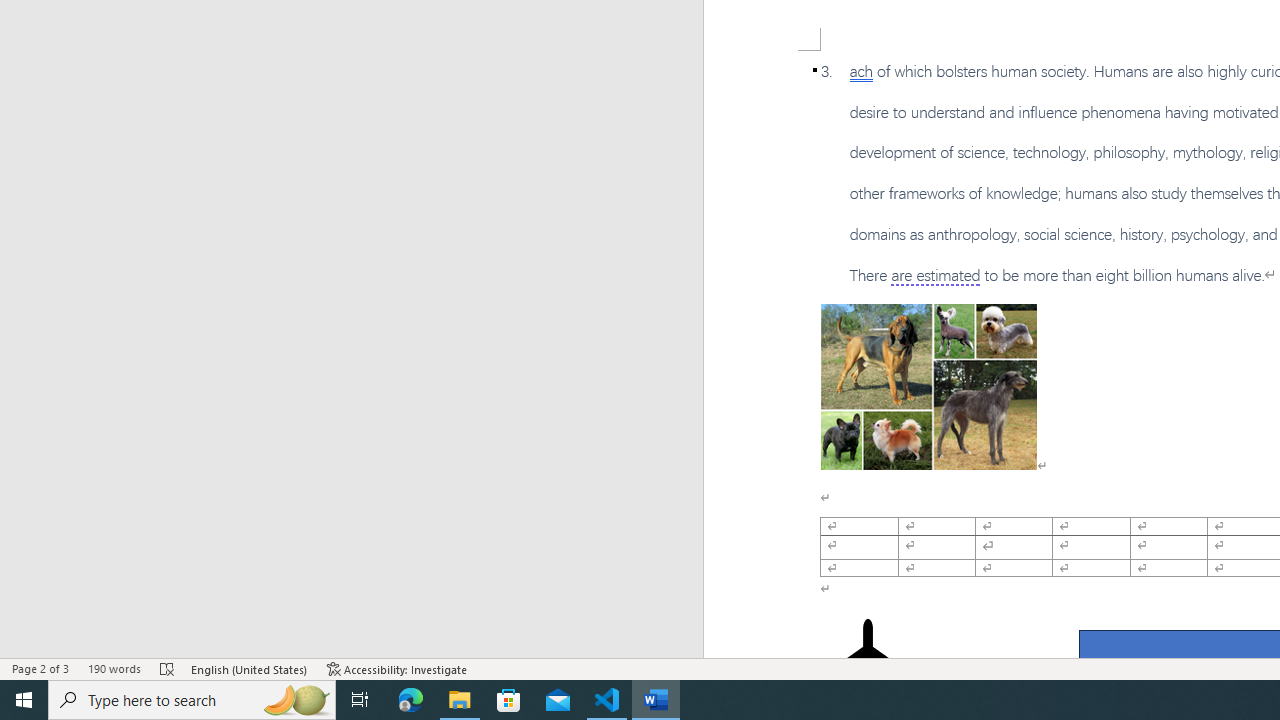 The image size is (1280, 720). What do you see at coordinates (397, 669) in the screenshot?
I see `'Accessibility Checker Accessibility: Investigate'` at bounding box center [397, 669].